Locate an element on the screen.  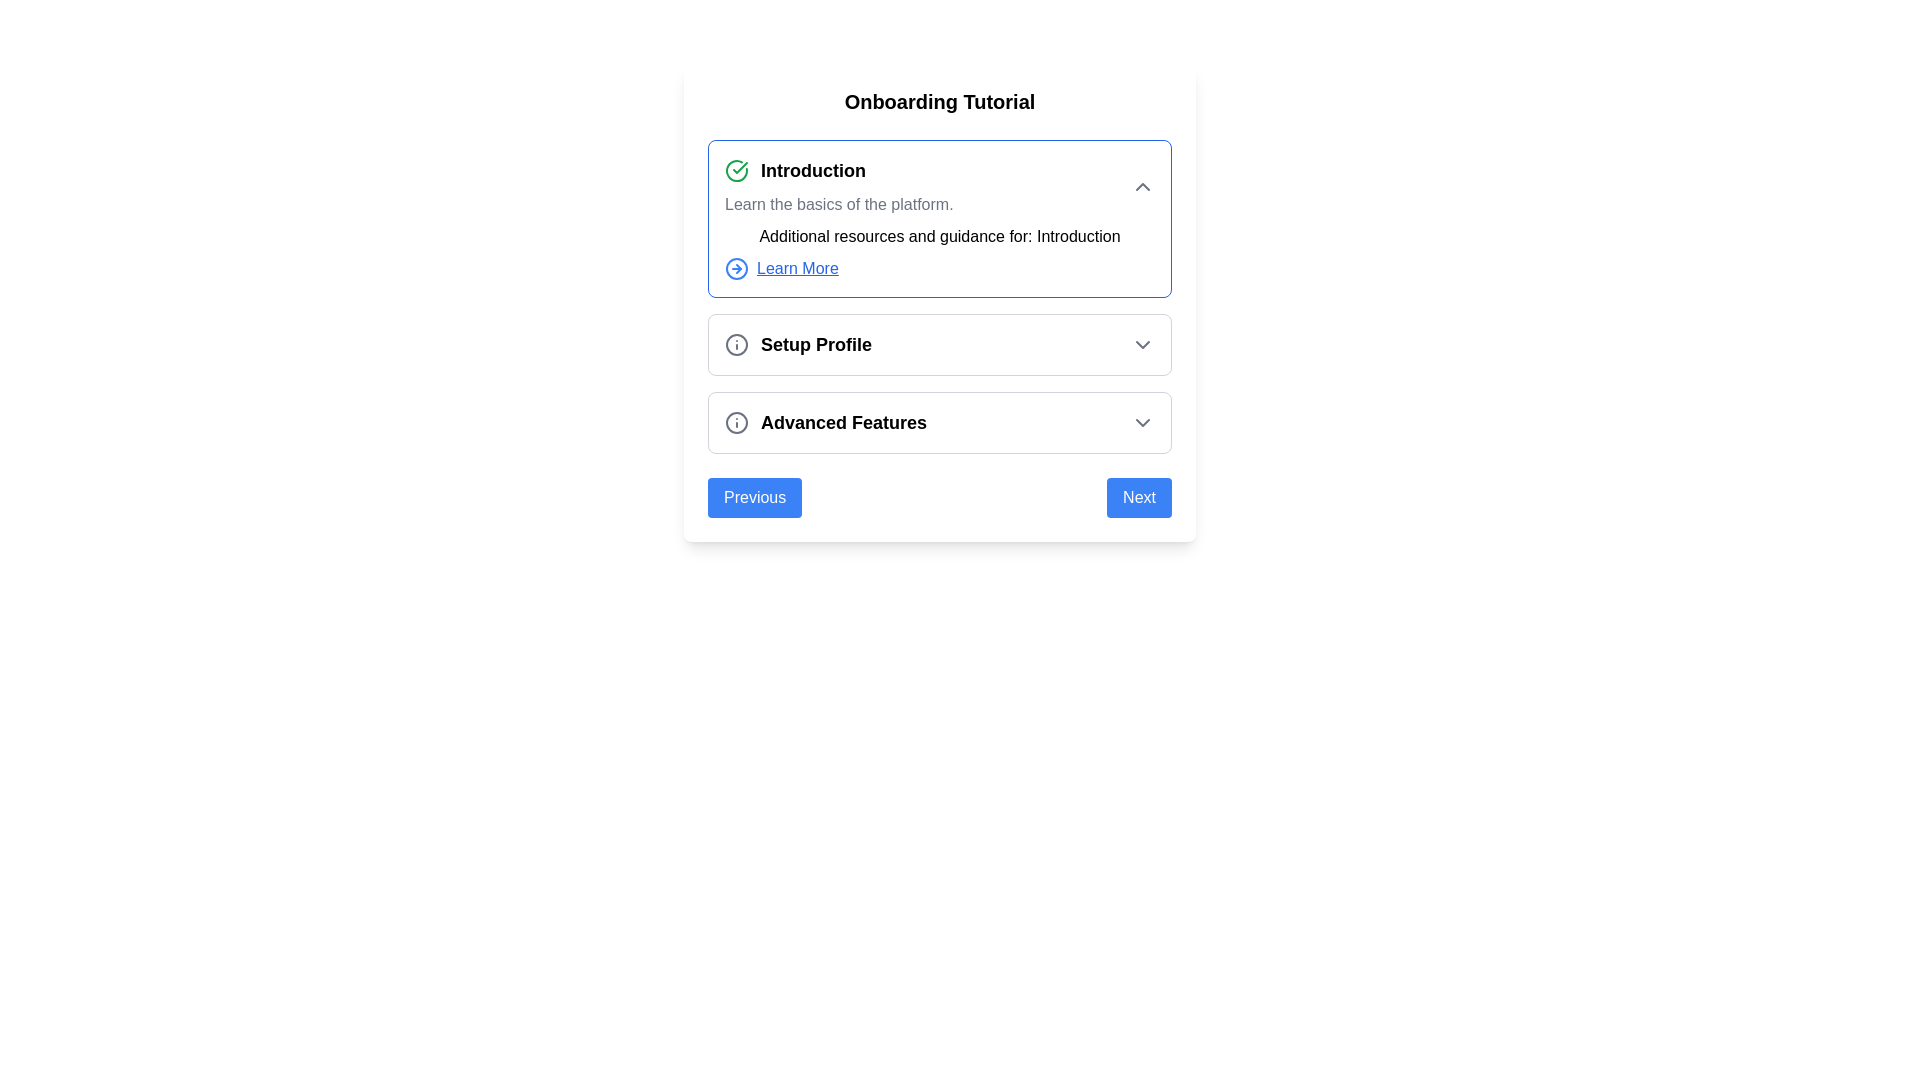
the title and summary element for the 'Setup Profile' section in the onboarding tutorial to interact with it is located at coordinates (797, 343).